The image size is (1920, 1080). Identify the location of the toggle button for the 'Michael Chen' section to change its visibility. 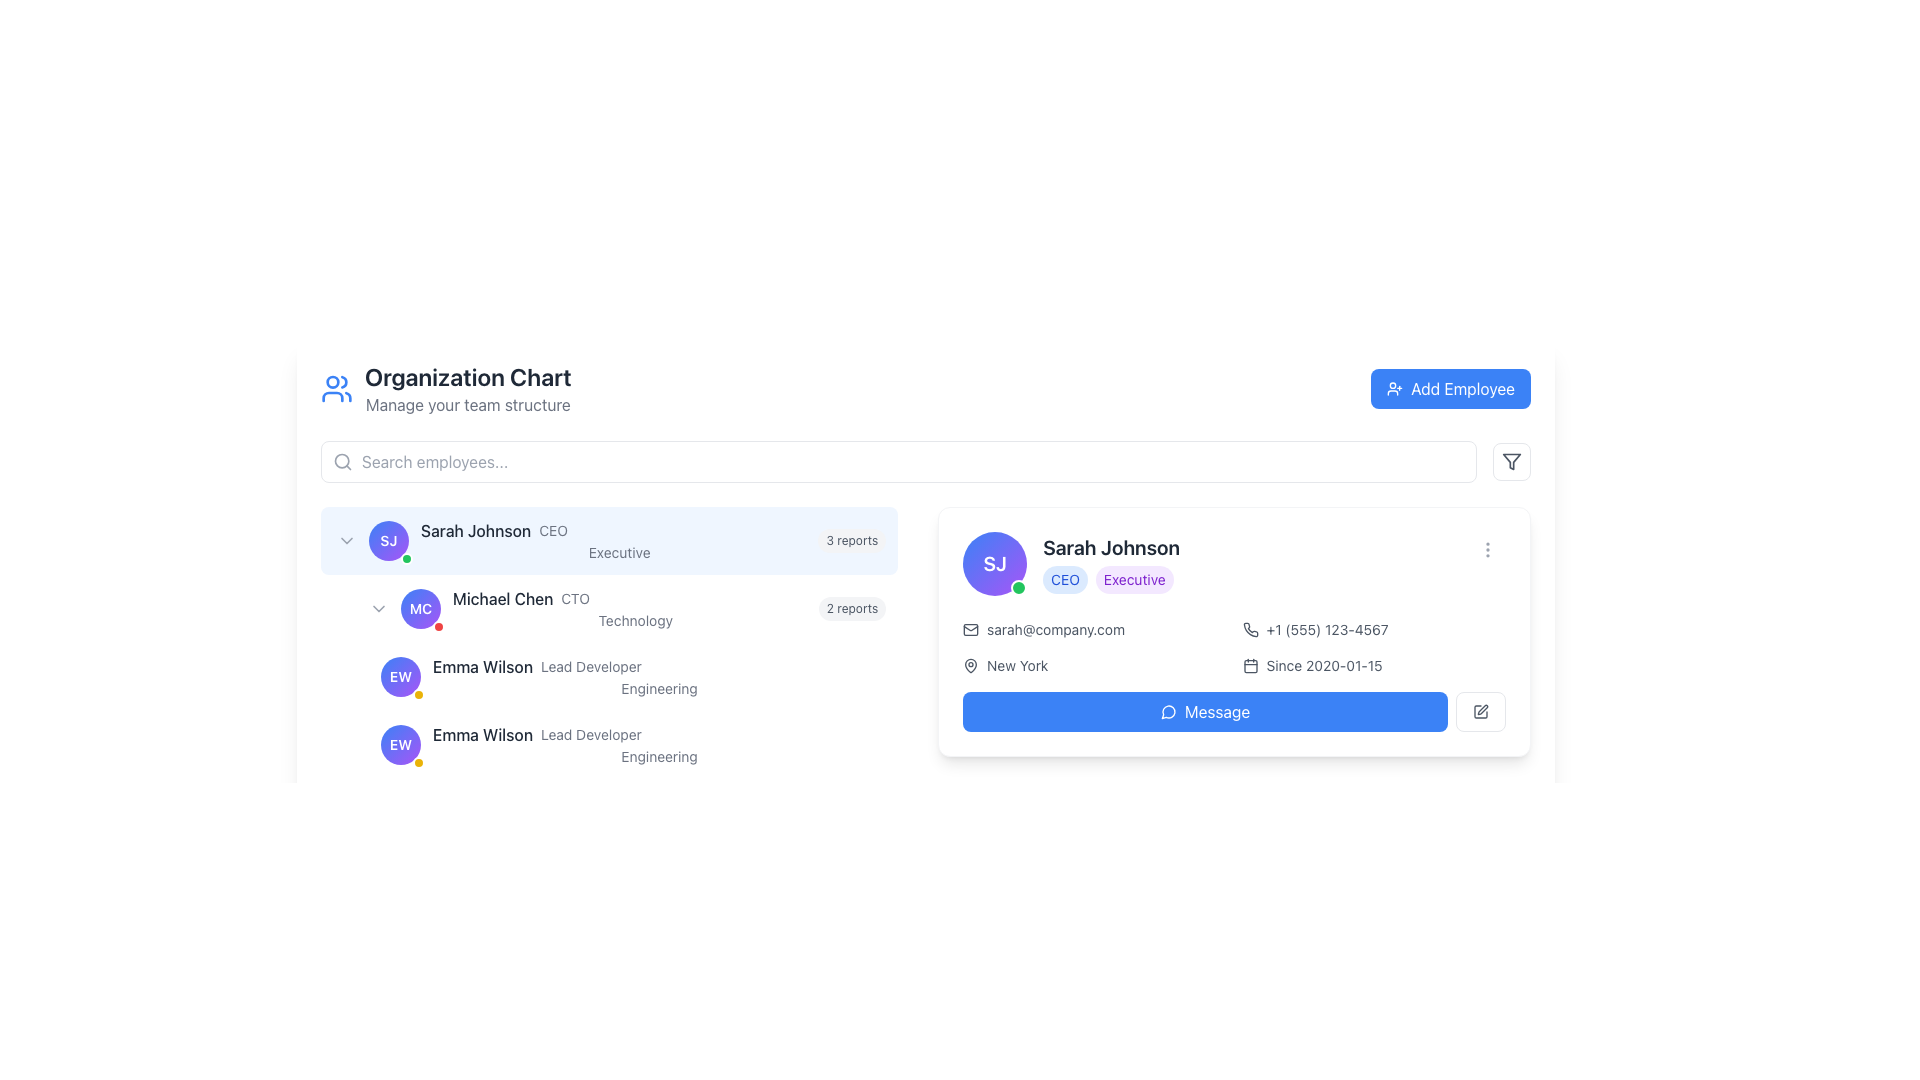
(379, 608).